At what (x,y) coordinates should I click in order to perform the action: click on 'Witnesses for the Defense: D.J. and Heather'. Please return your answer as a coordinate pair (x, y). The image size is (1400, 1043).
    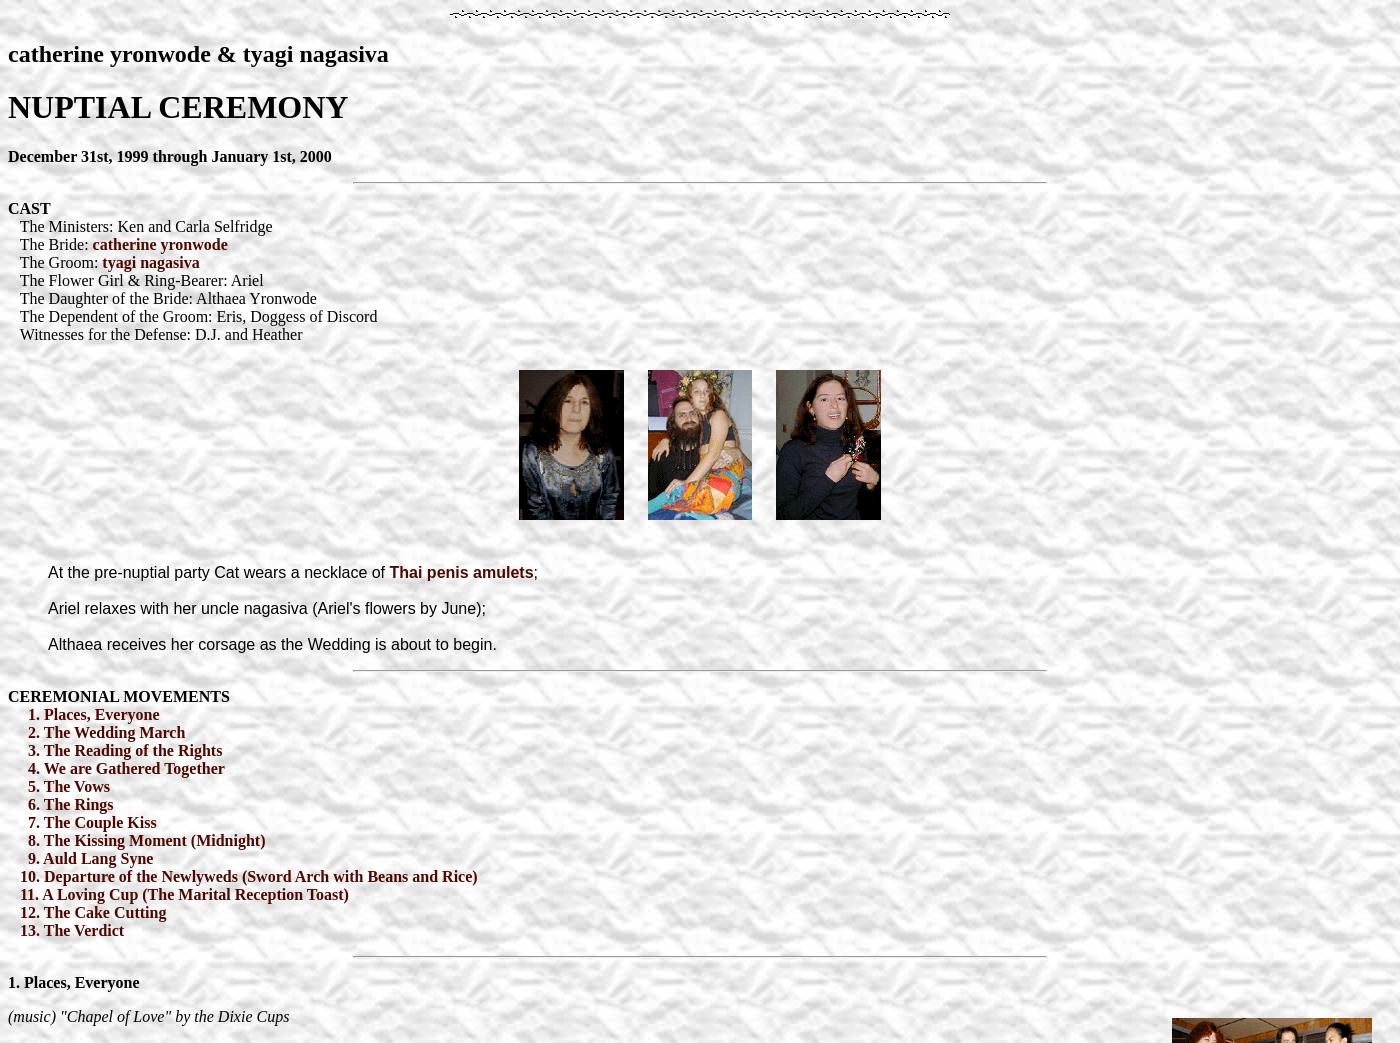
    Looking at the image, I should click on (154, 332).